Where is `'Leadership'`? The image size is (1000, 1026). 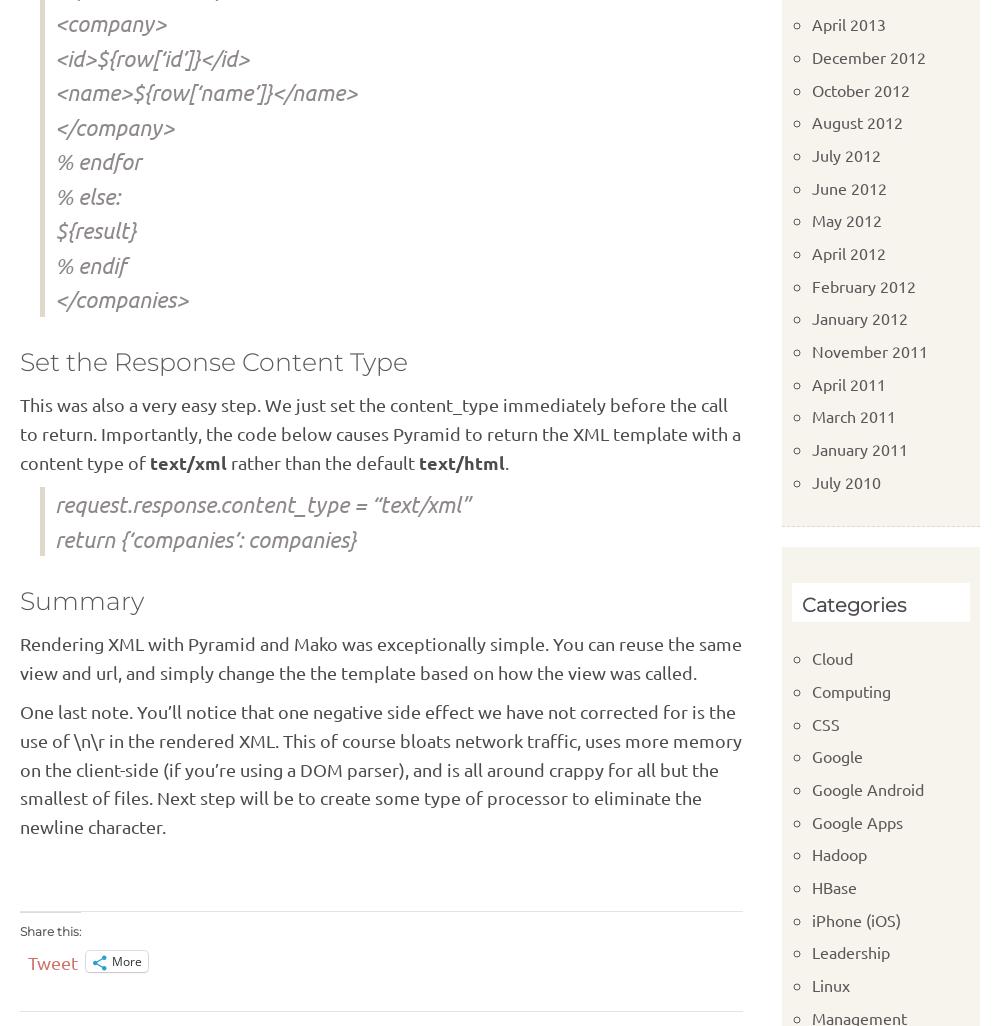 'Leadership' is located at coordinates (811, 952).